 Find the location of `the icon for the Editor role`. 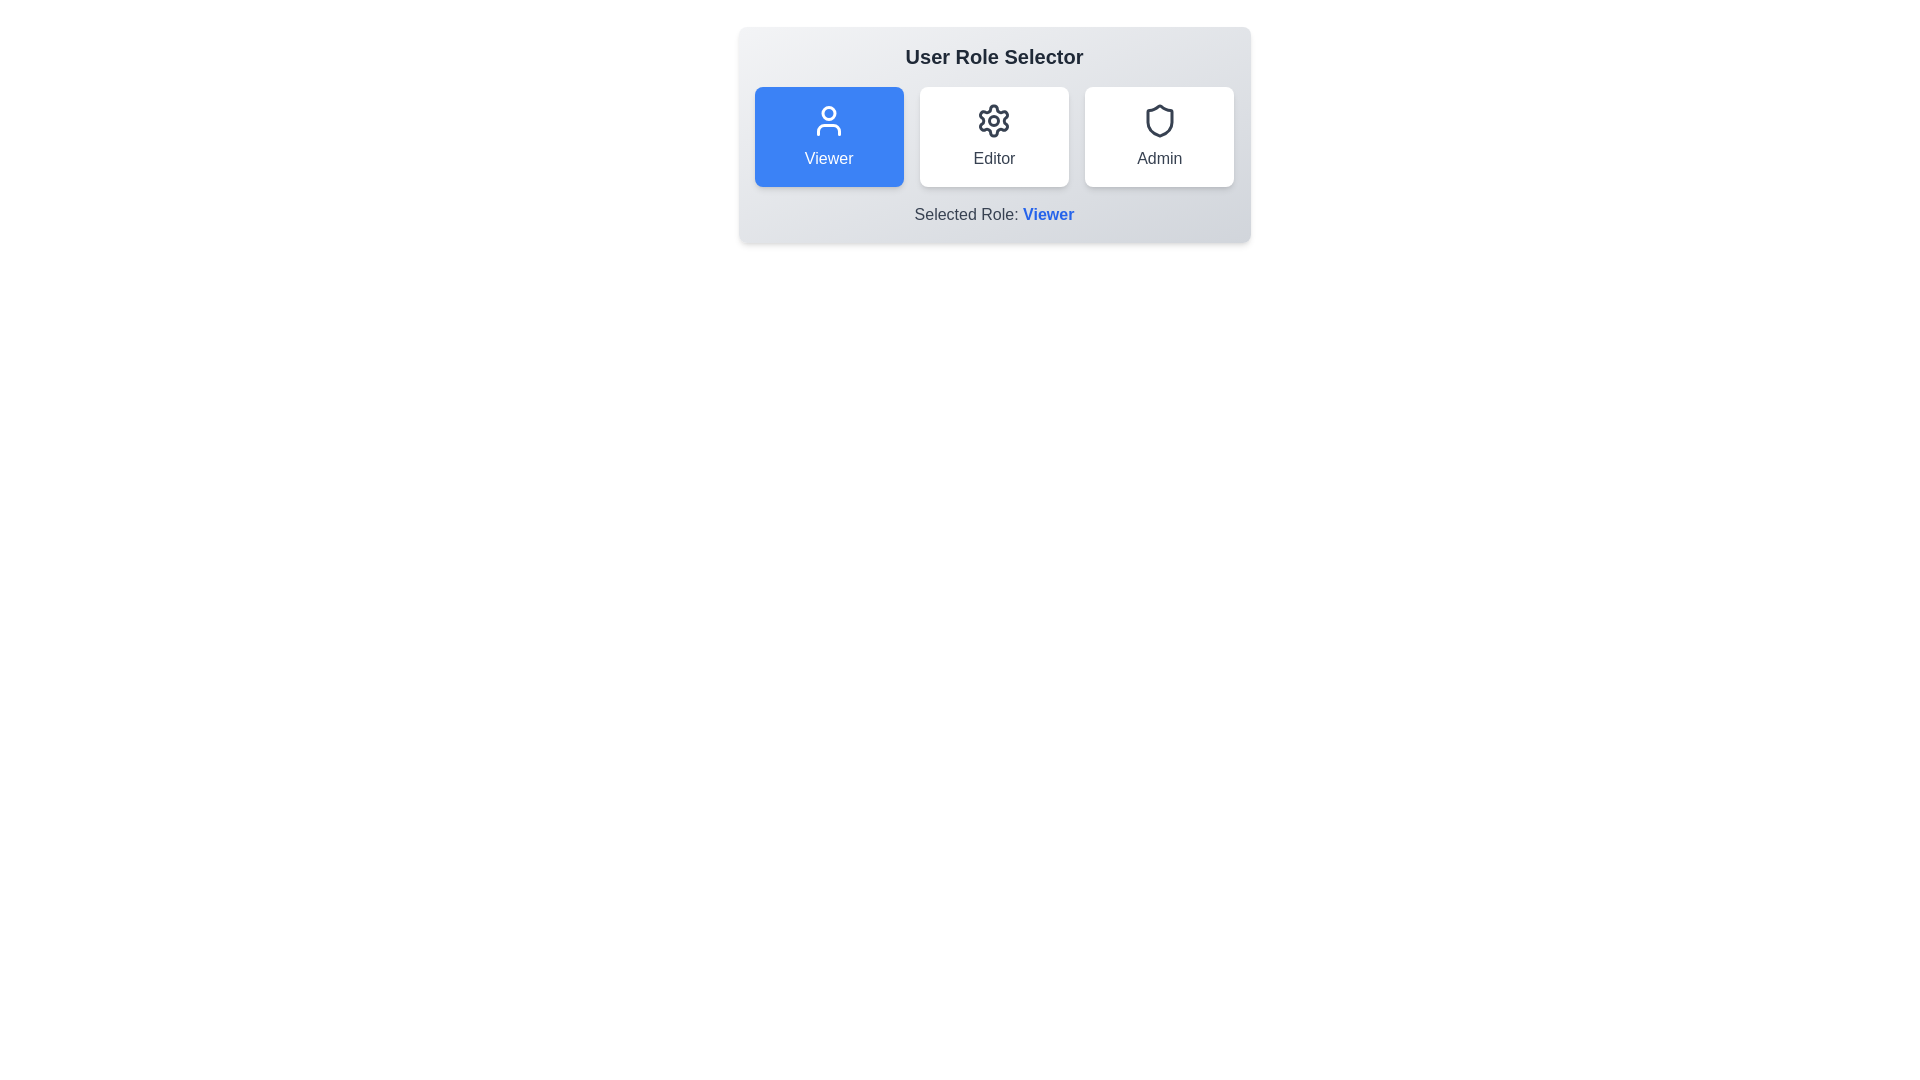

the icon for the Editor role is located at coordinates (993, 120).